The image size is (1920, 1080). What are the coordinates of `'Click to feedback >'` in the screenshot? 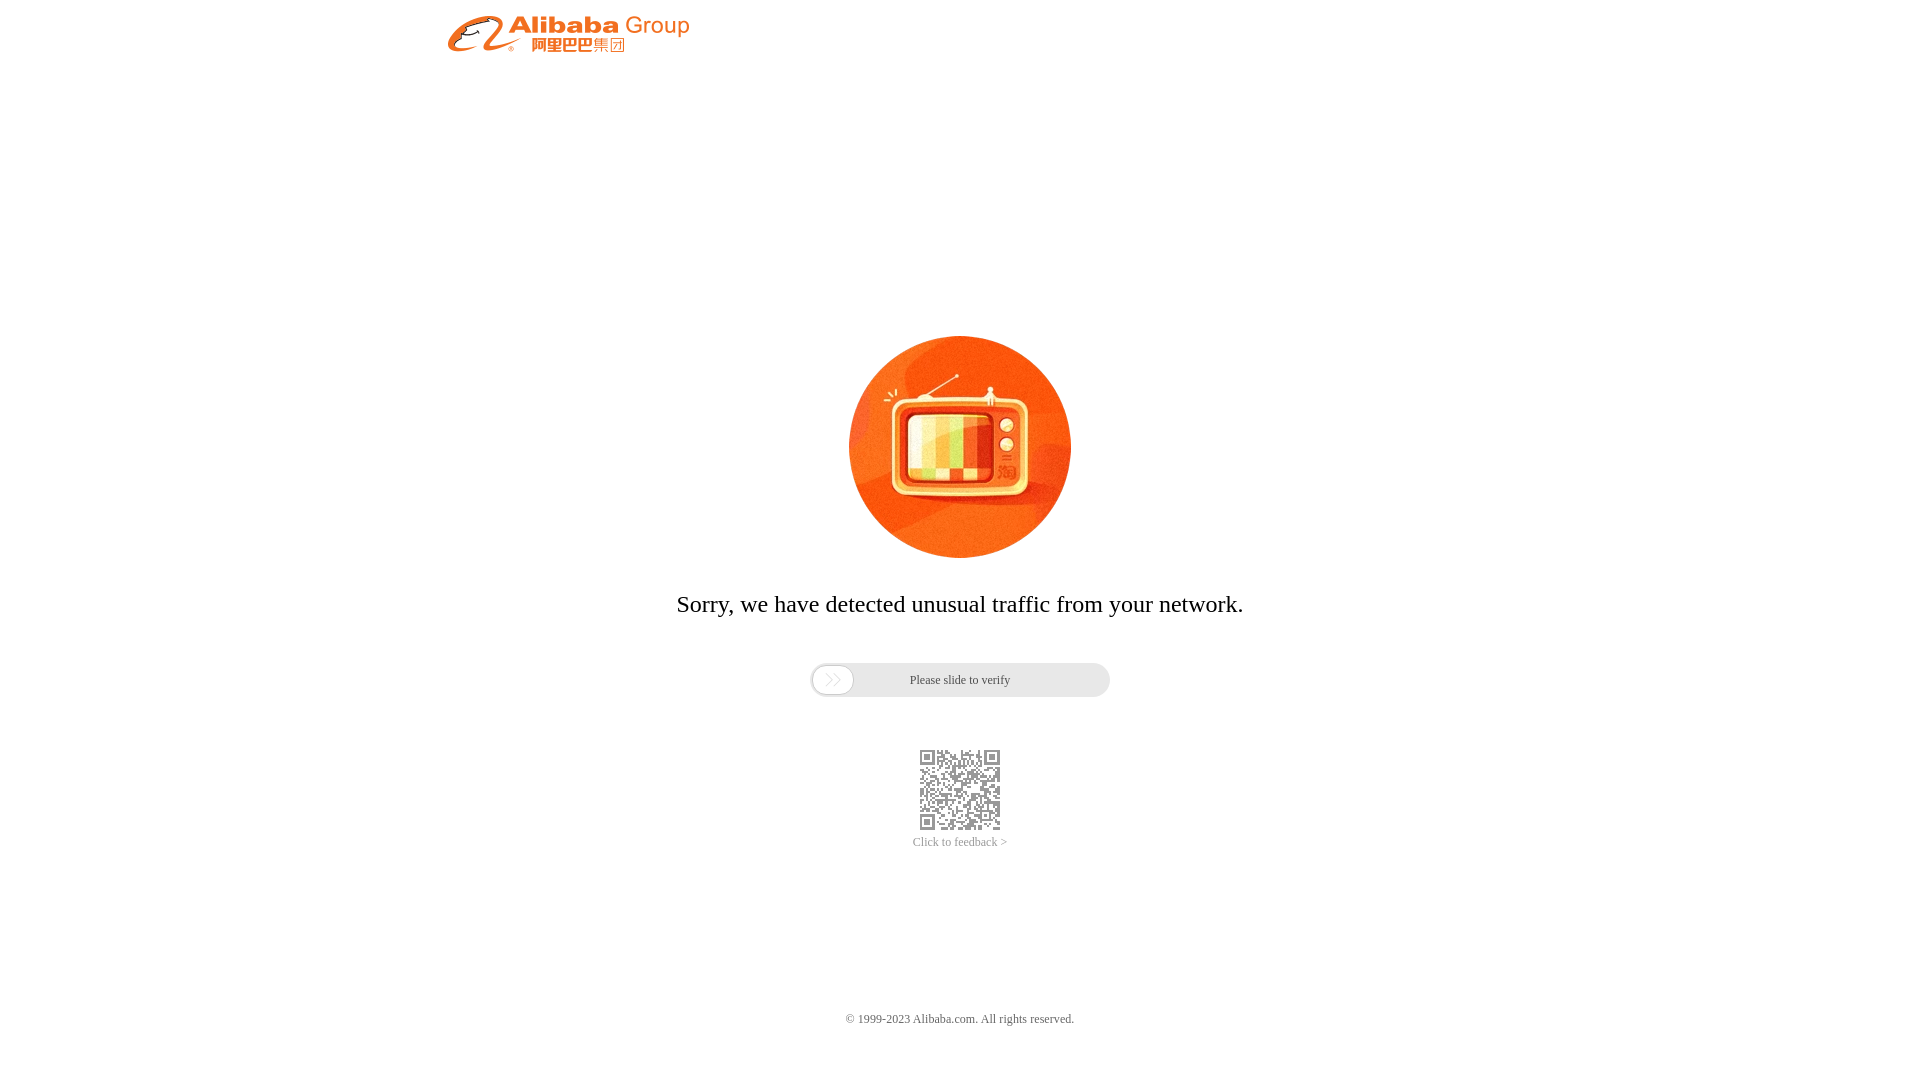 It's located at (960, 842).